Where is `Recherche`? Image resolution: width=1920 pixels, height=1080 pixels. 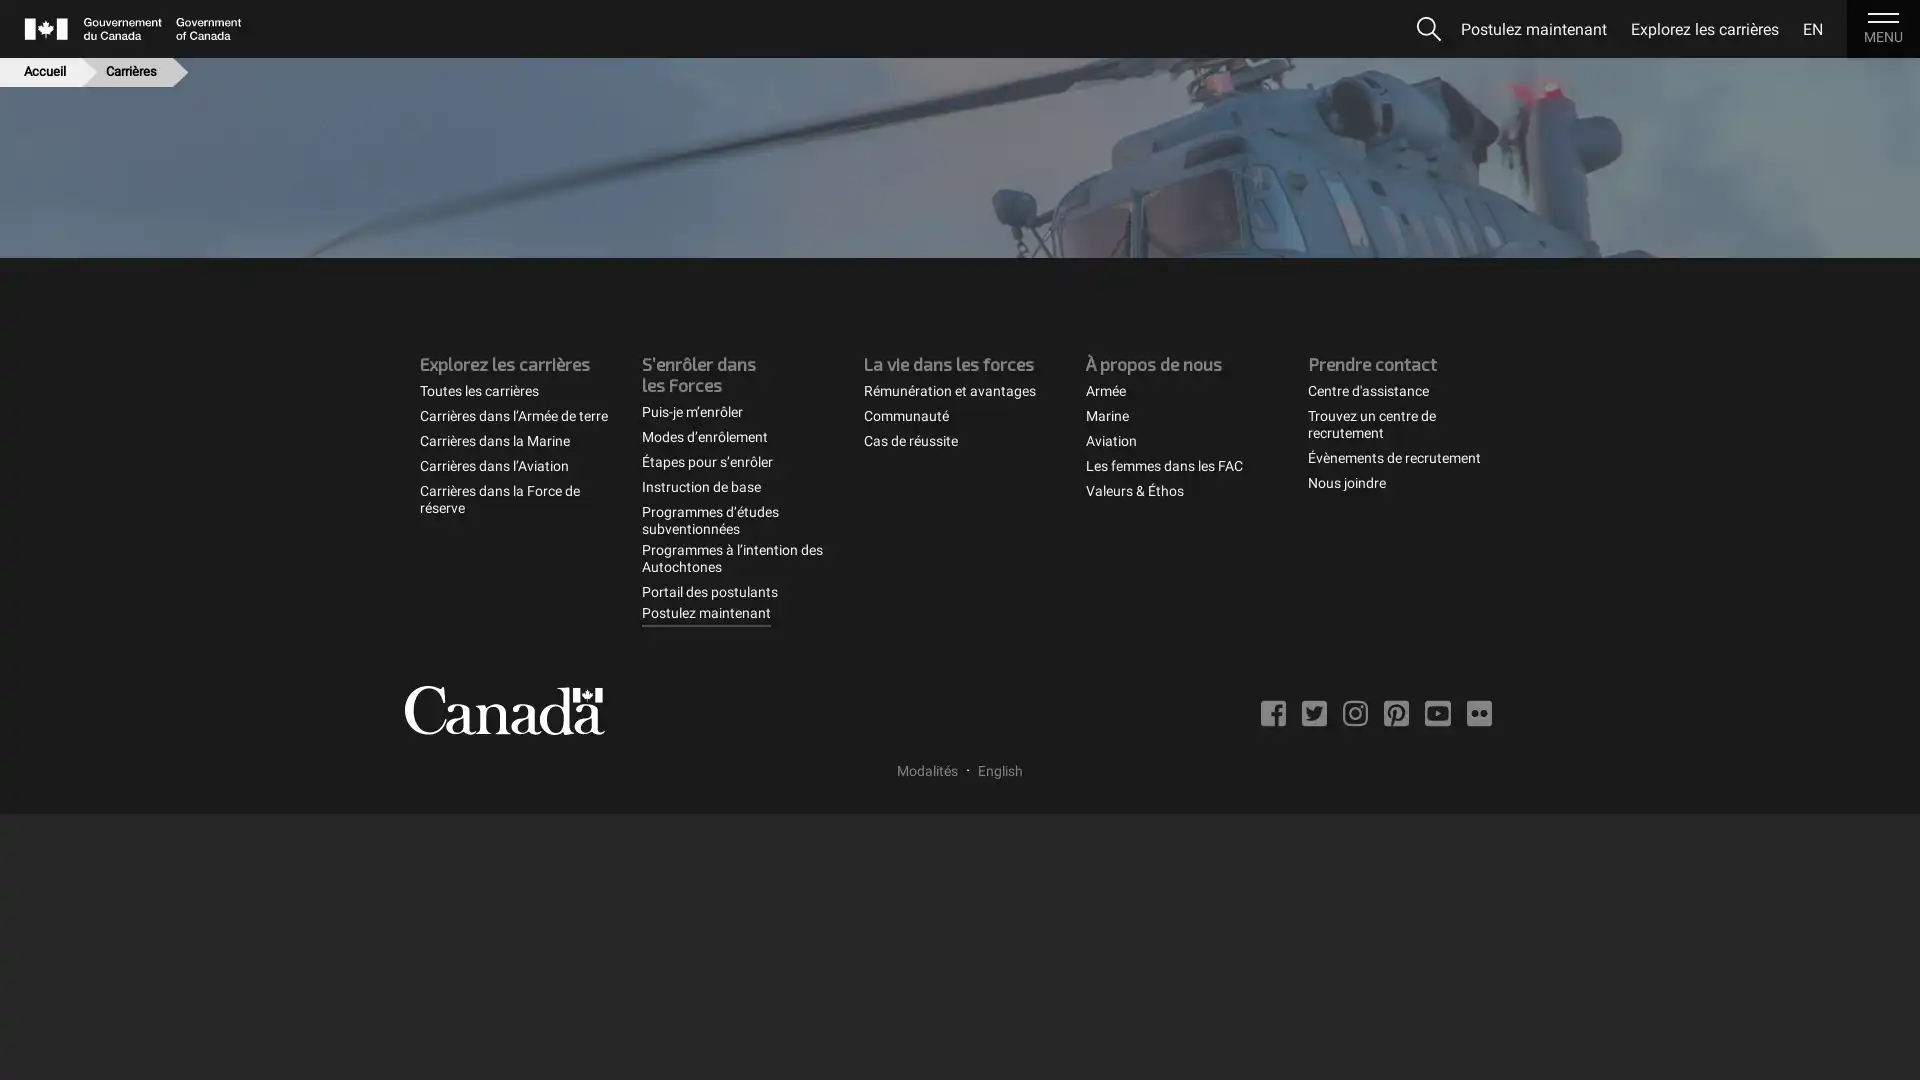
Recherche is located at coordinates (1428, 29).